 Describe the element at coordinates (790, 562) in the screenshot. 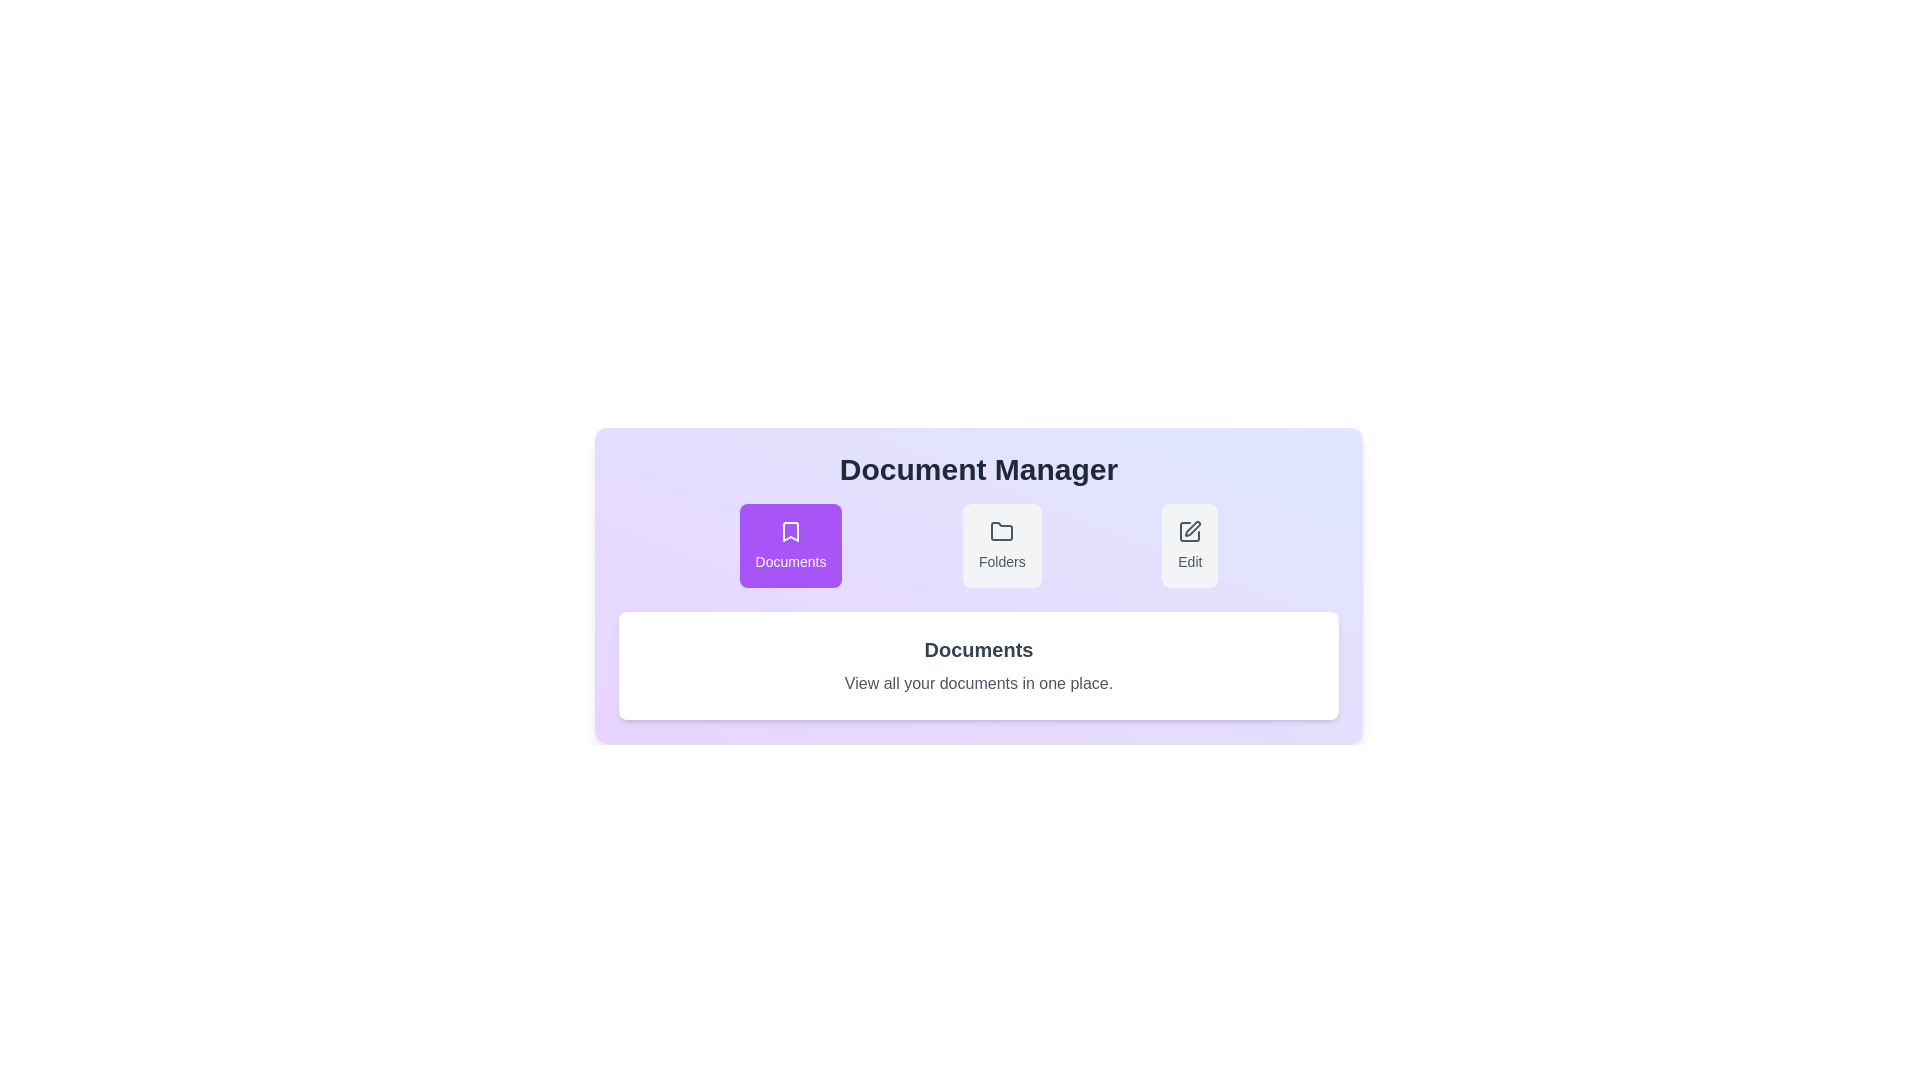

I see `the text label displaying 'Documents' in white font on a purple background, located below the bookmark icon in the leftmost button of three at the center top of the UI` at that location.